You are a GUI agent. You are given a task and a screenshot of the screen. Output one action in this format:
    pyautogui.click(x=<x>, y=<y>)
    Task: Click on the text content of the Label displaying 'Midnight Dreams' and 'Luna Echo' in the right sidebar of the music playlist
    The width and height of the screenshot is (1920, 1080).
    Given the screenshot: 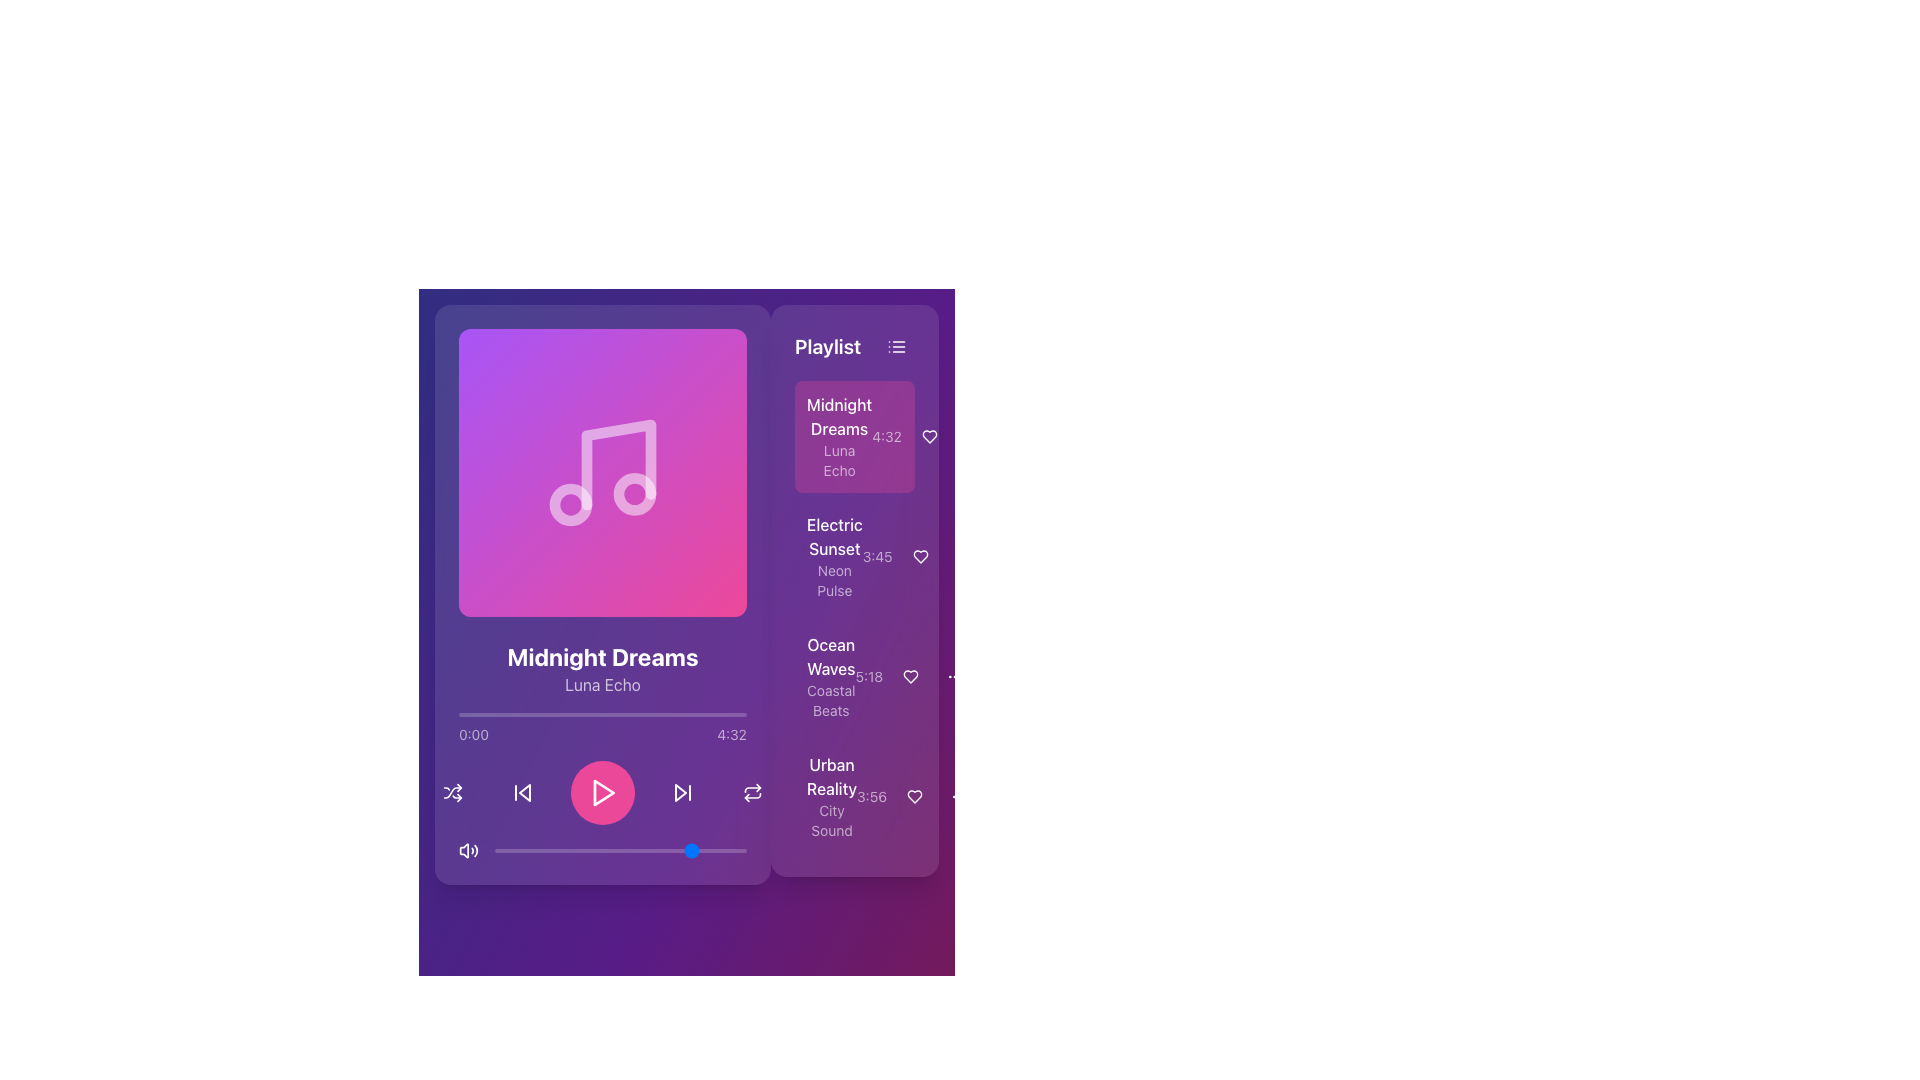 What is the action you would take?
    pyautogui.click(x=839, y=435)
    